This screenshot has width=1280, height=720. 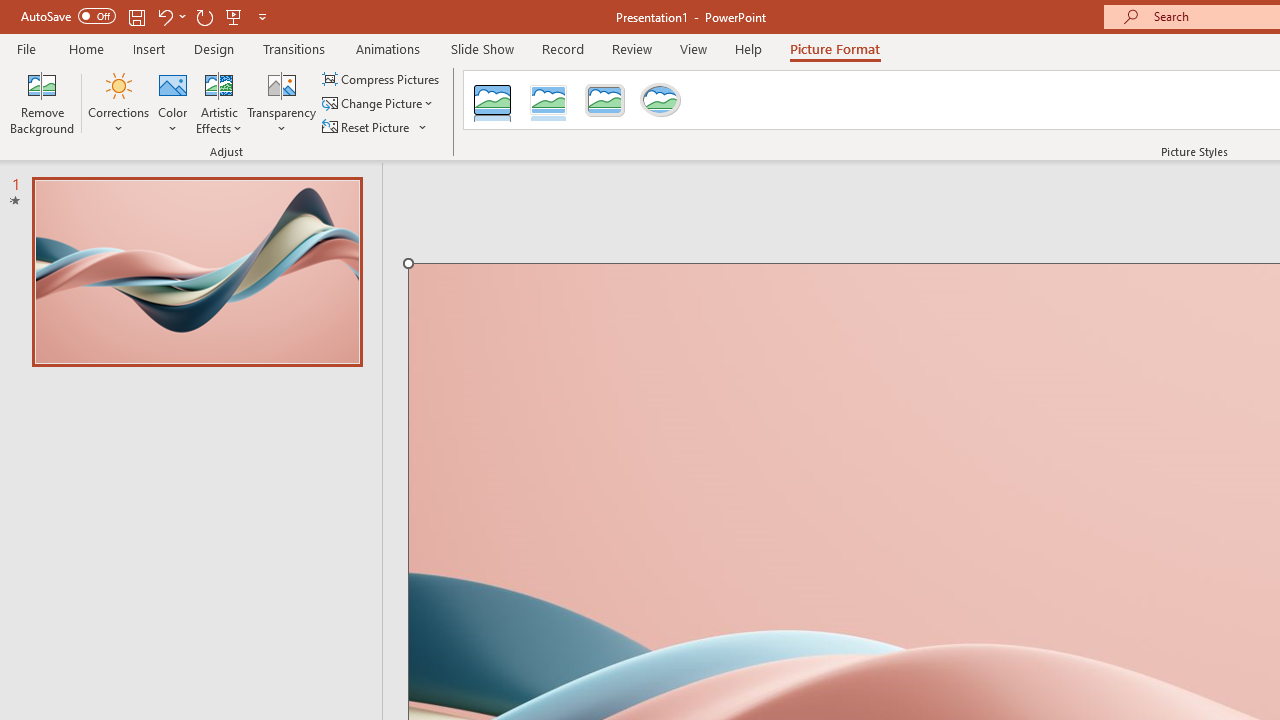 What do you see at coordinates (549, 100) in the screenshot?
I see `'Reflected Bevel, White'` at bounding box center [549, 100].